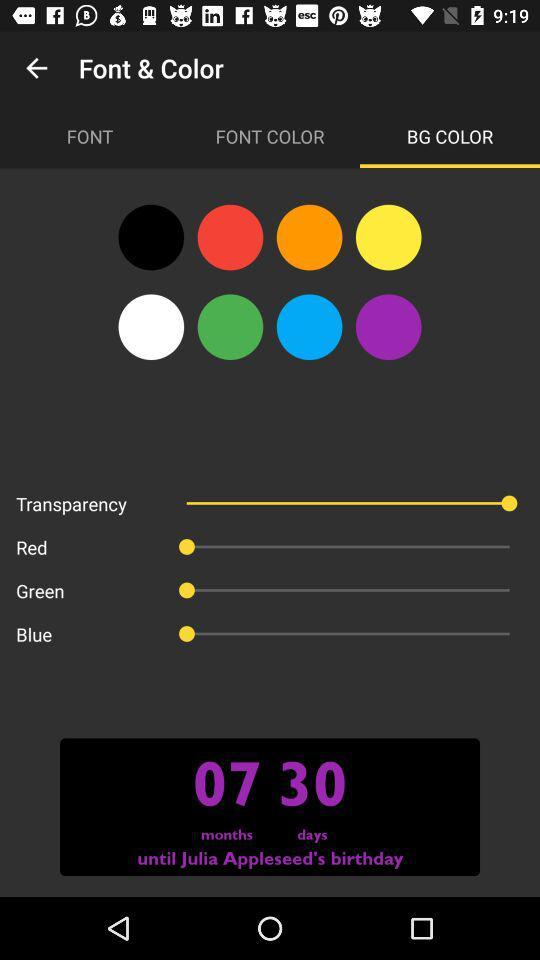  Describe the element at coordinates (36, 68) in the screenshot. I see `app to the left of font & color icon` at that location.